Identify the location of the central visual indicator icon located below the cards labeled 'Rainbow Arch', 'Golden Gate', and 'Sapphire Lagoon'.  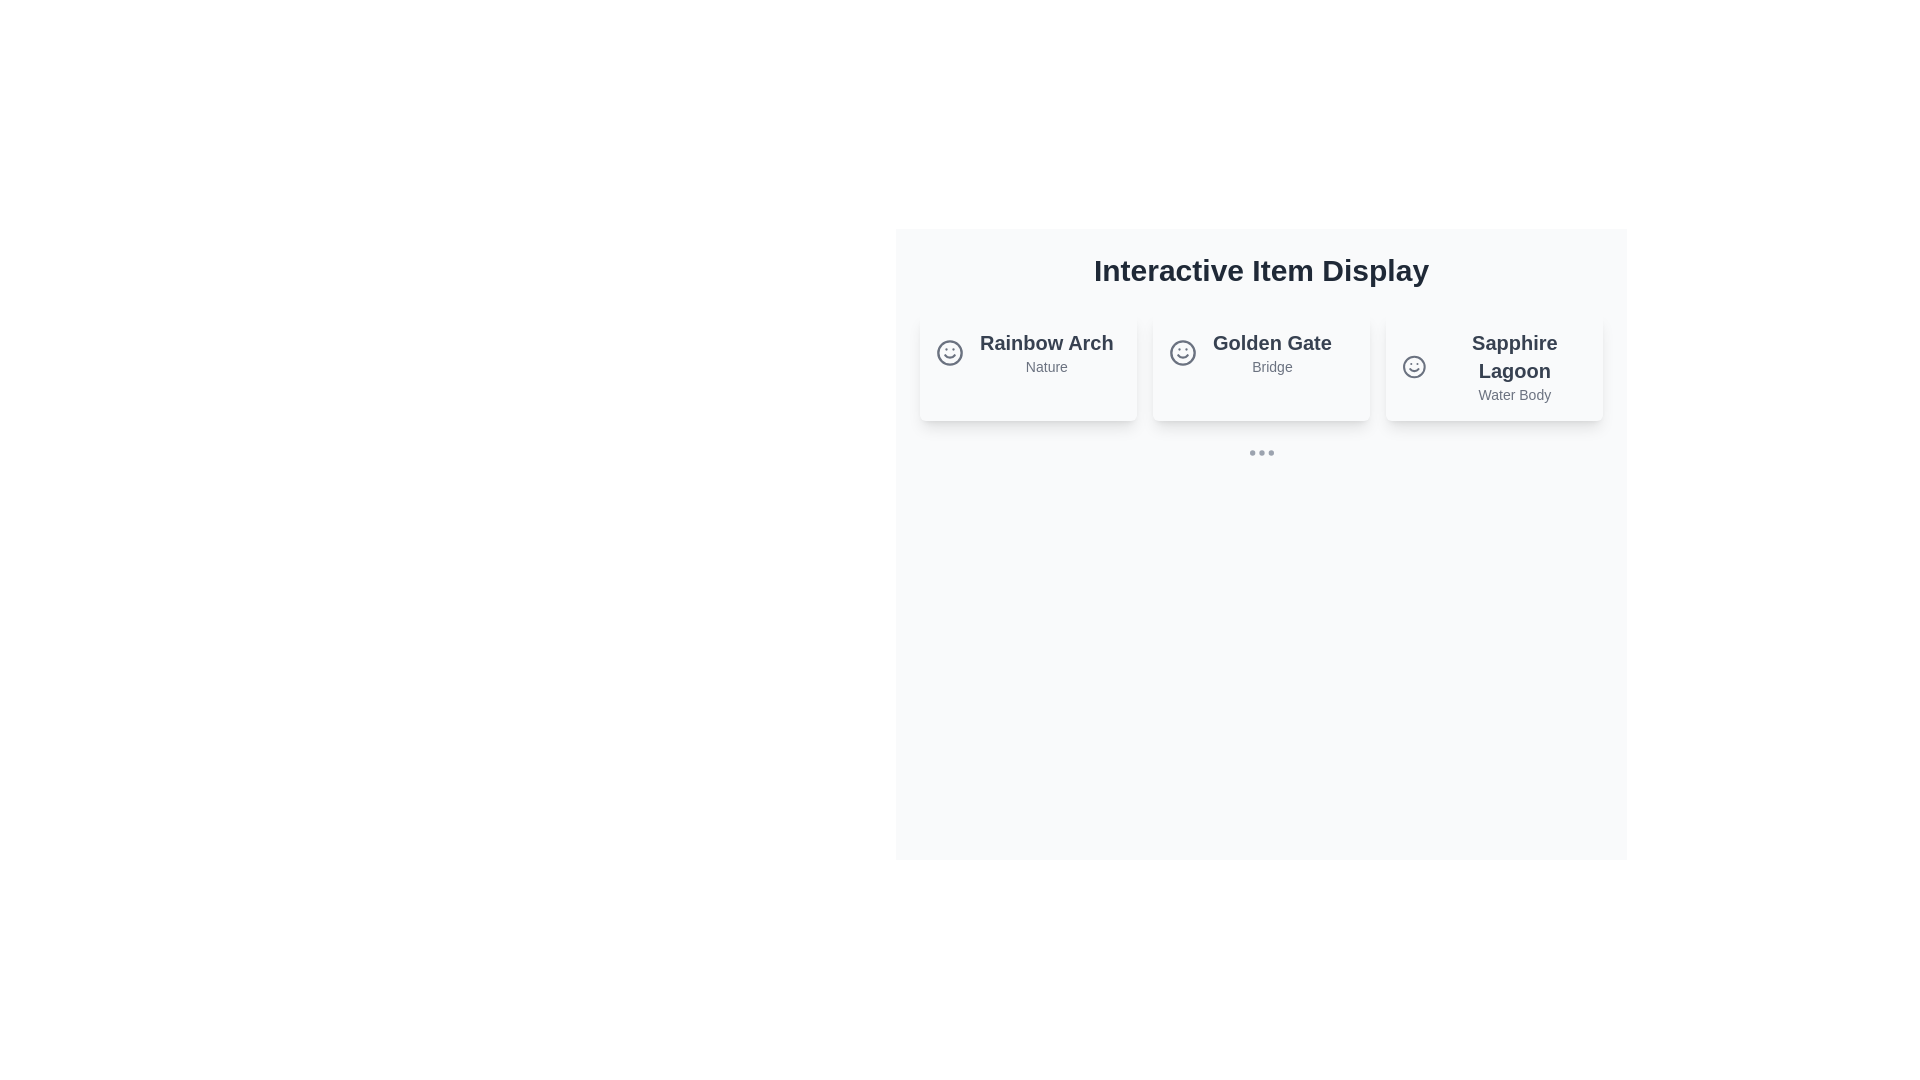
(1260, 452).